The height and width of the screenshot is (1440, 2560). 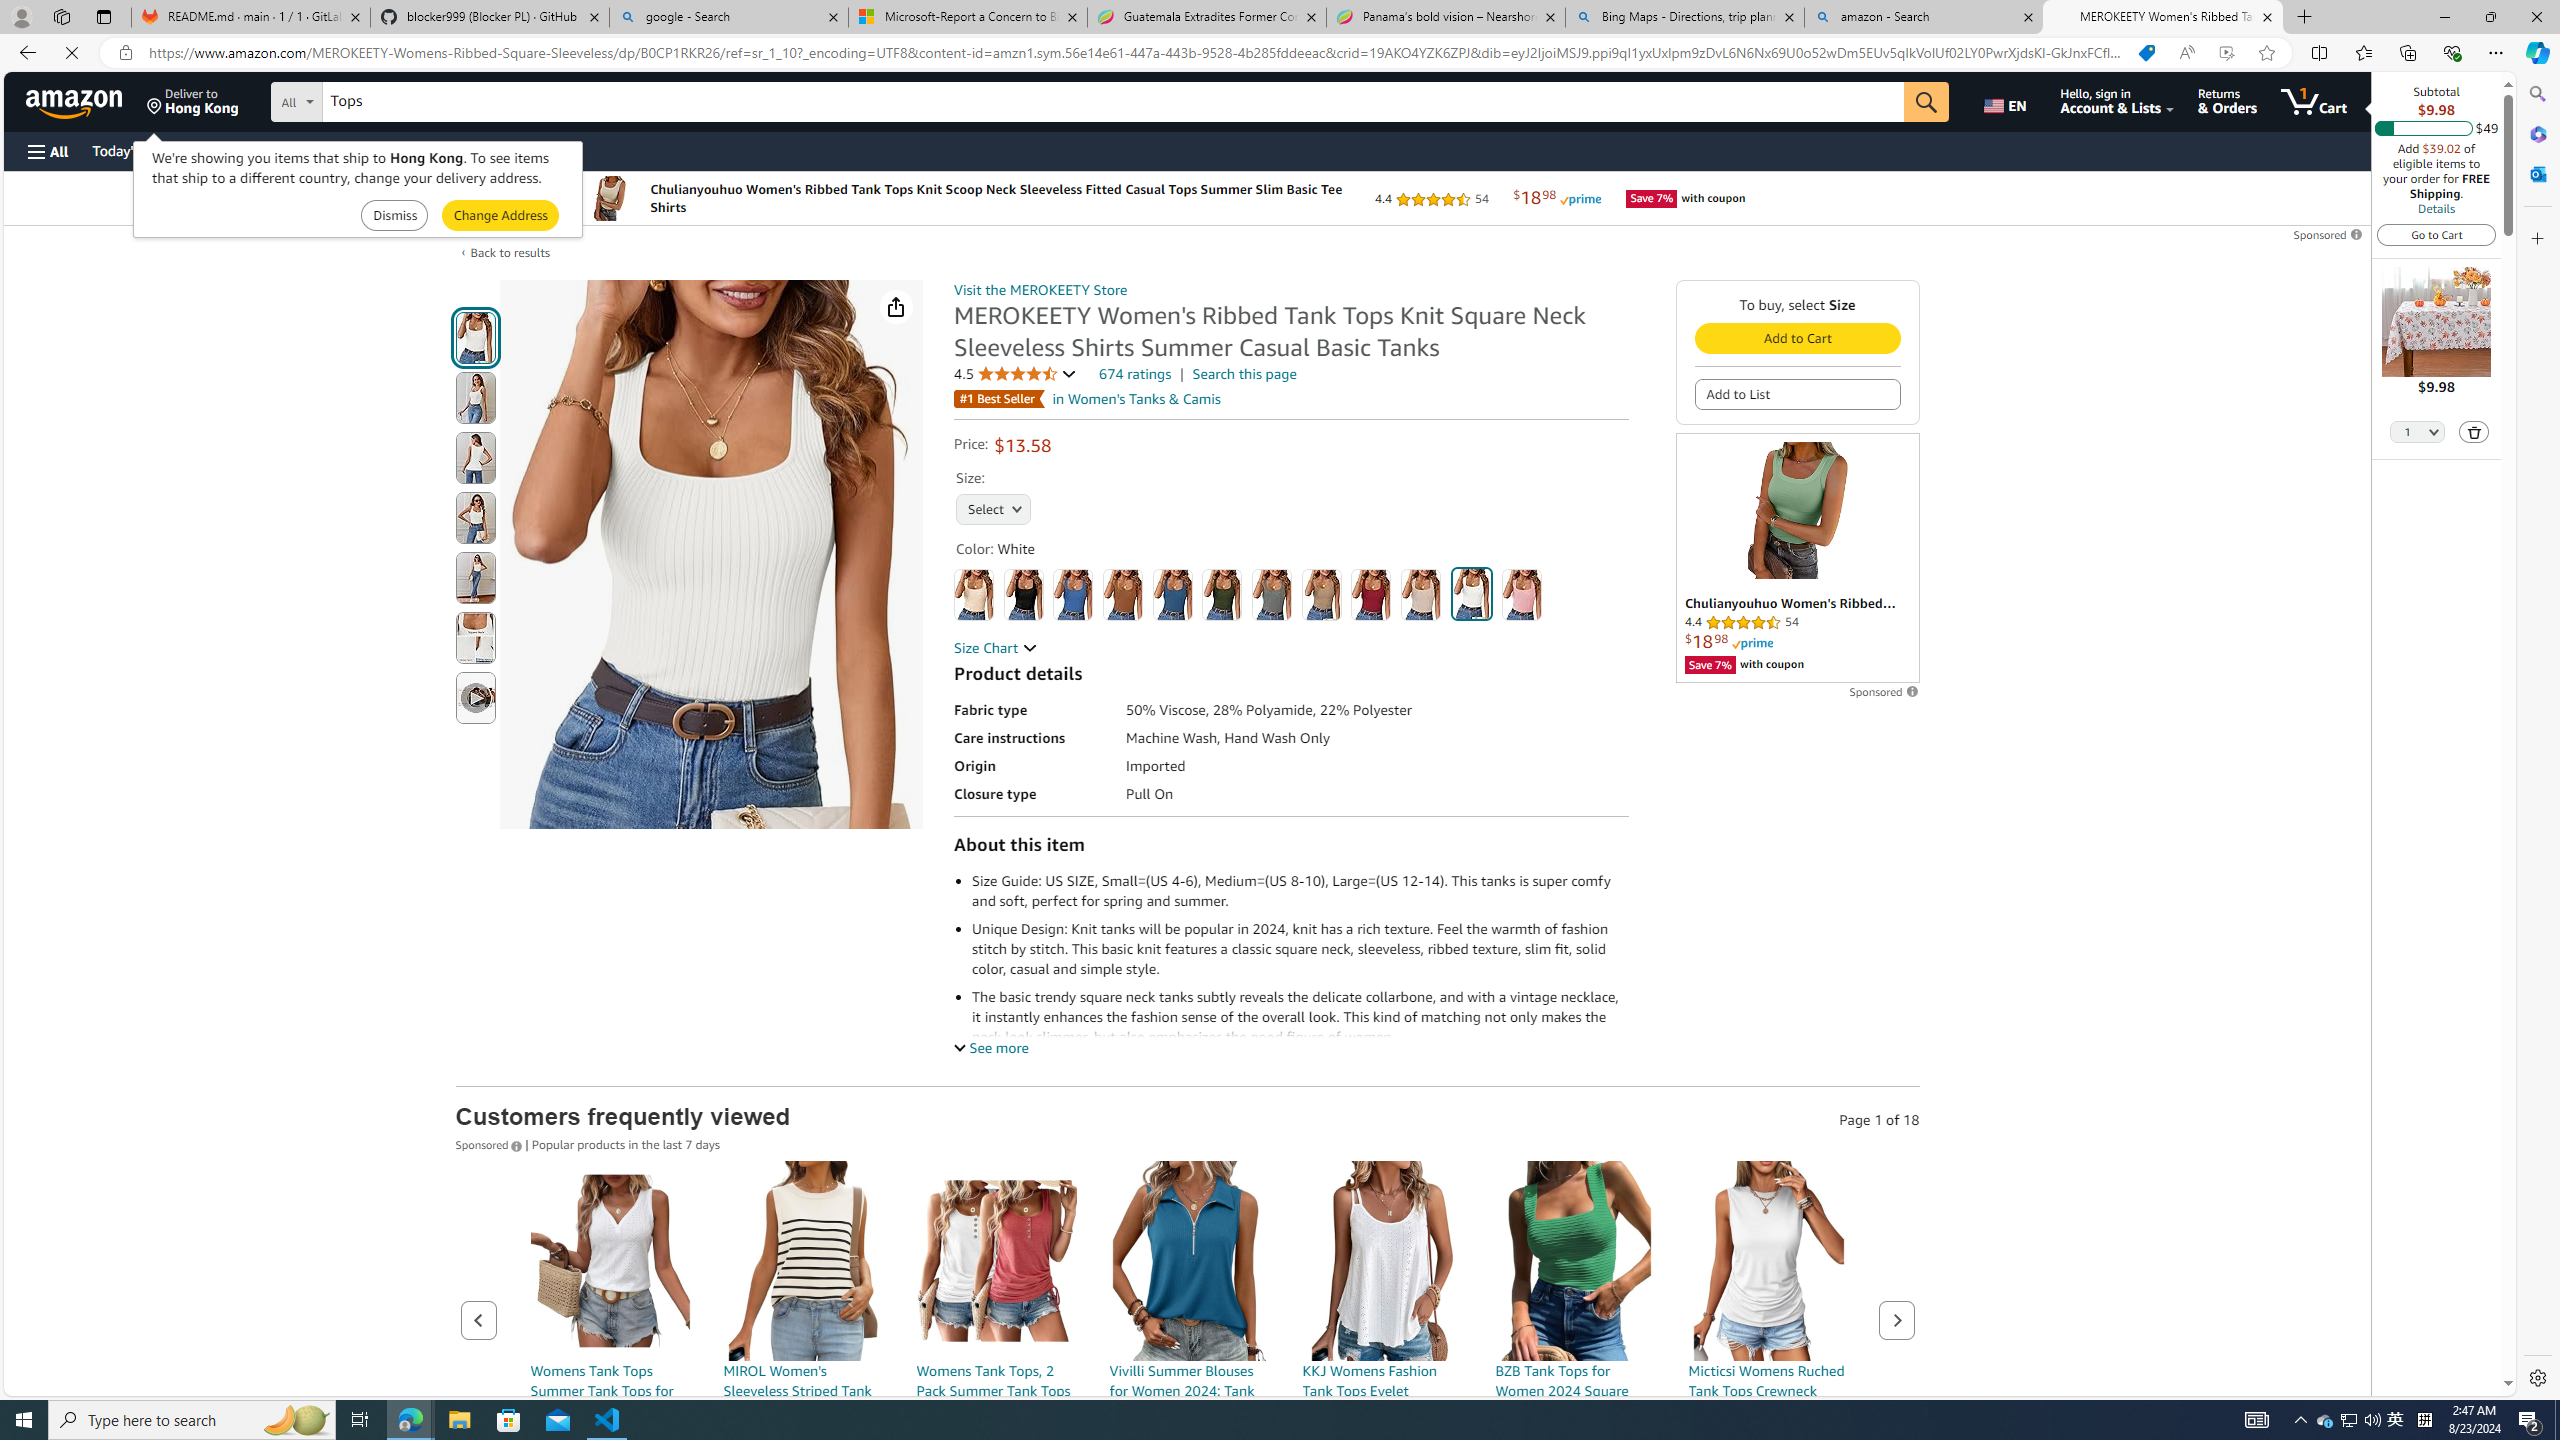 What do you see at coordinates (1422, 594) in the screenshot?
I see `'Sand'` at bounding box center [1422, 594].